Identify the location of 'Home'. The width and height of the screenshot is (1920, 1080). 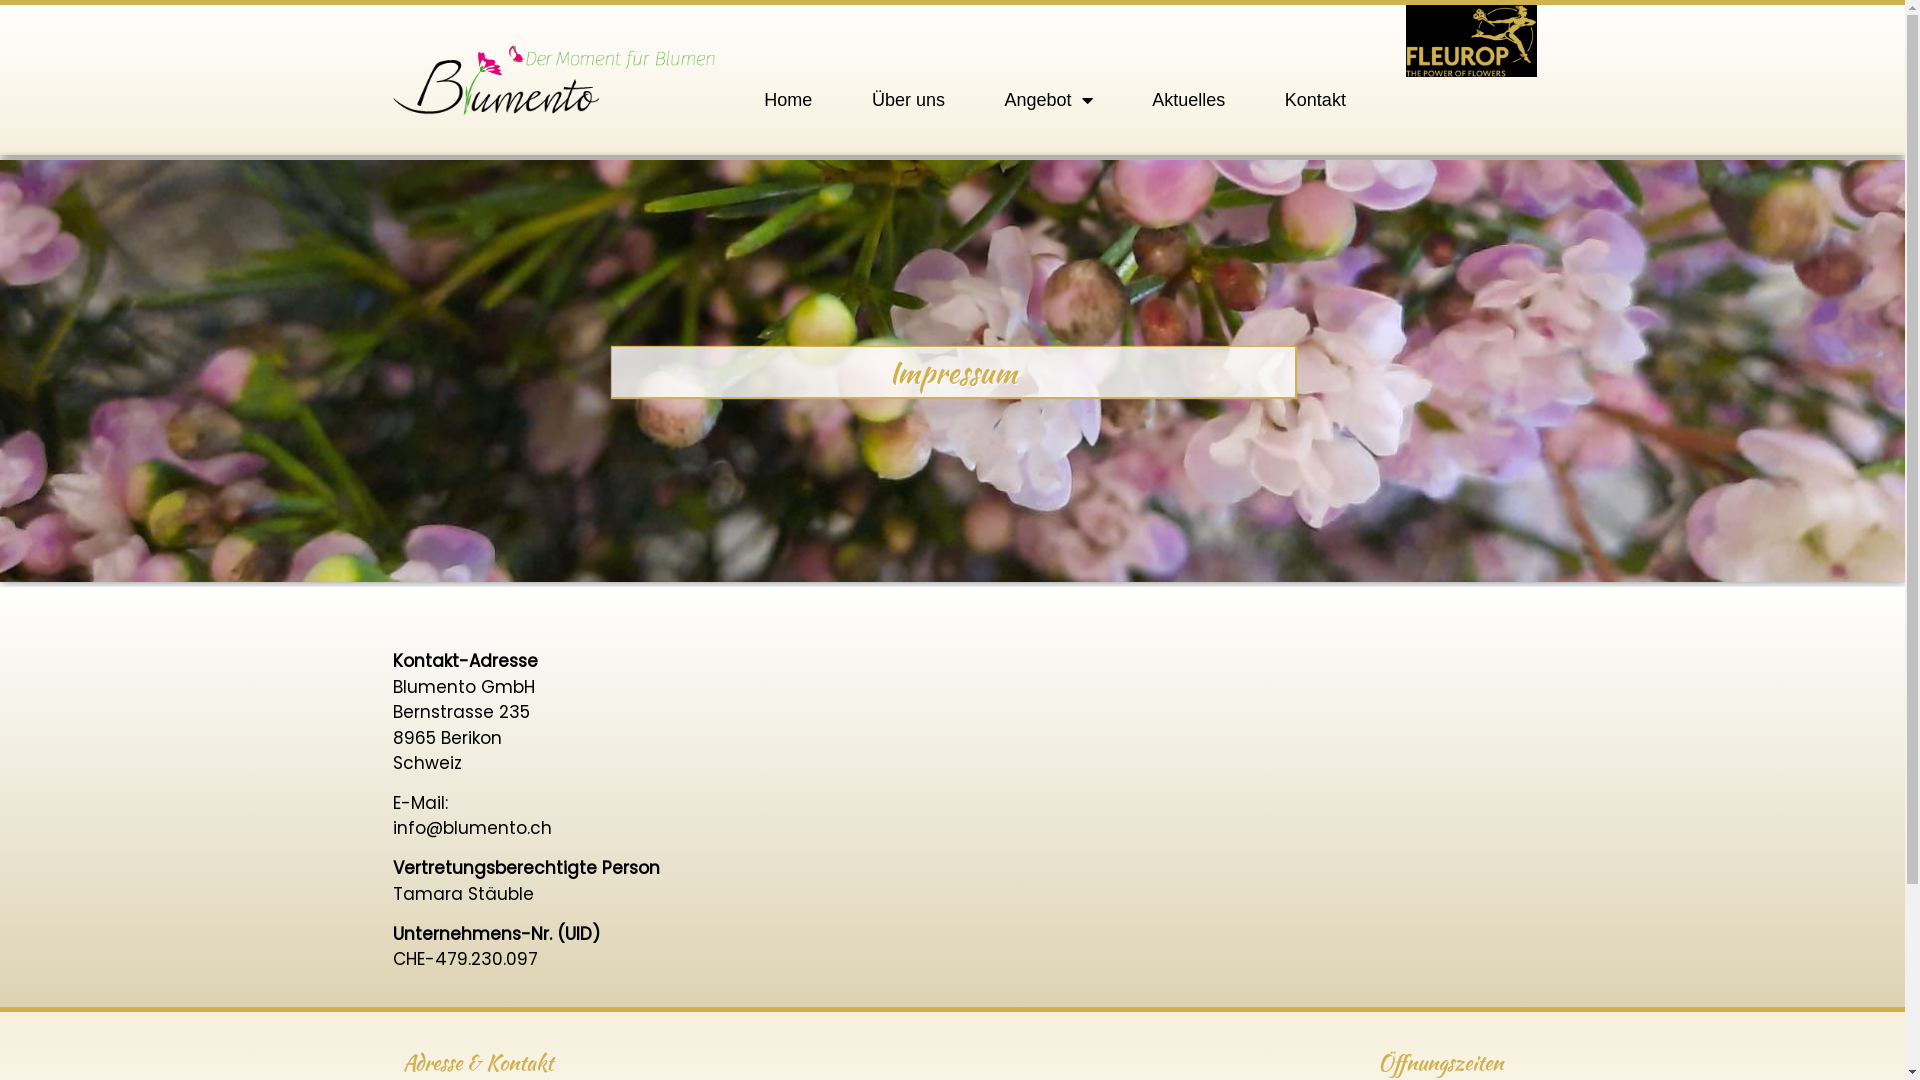
(733, 100).